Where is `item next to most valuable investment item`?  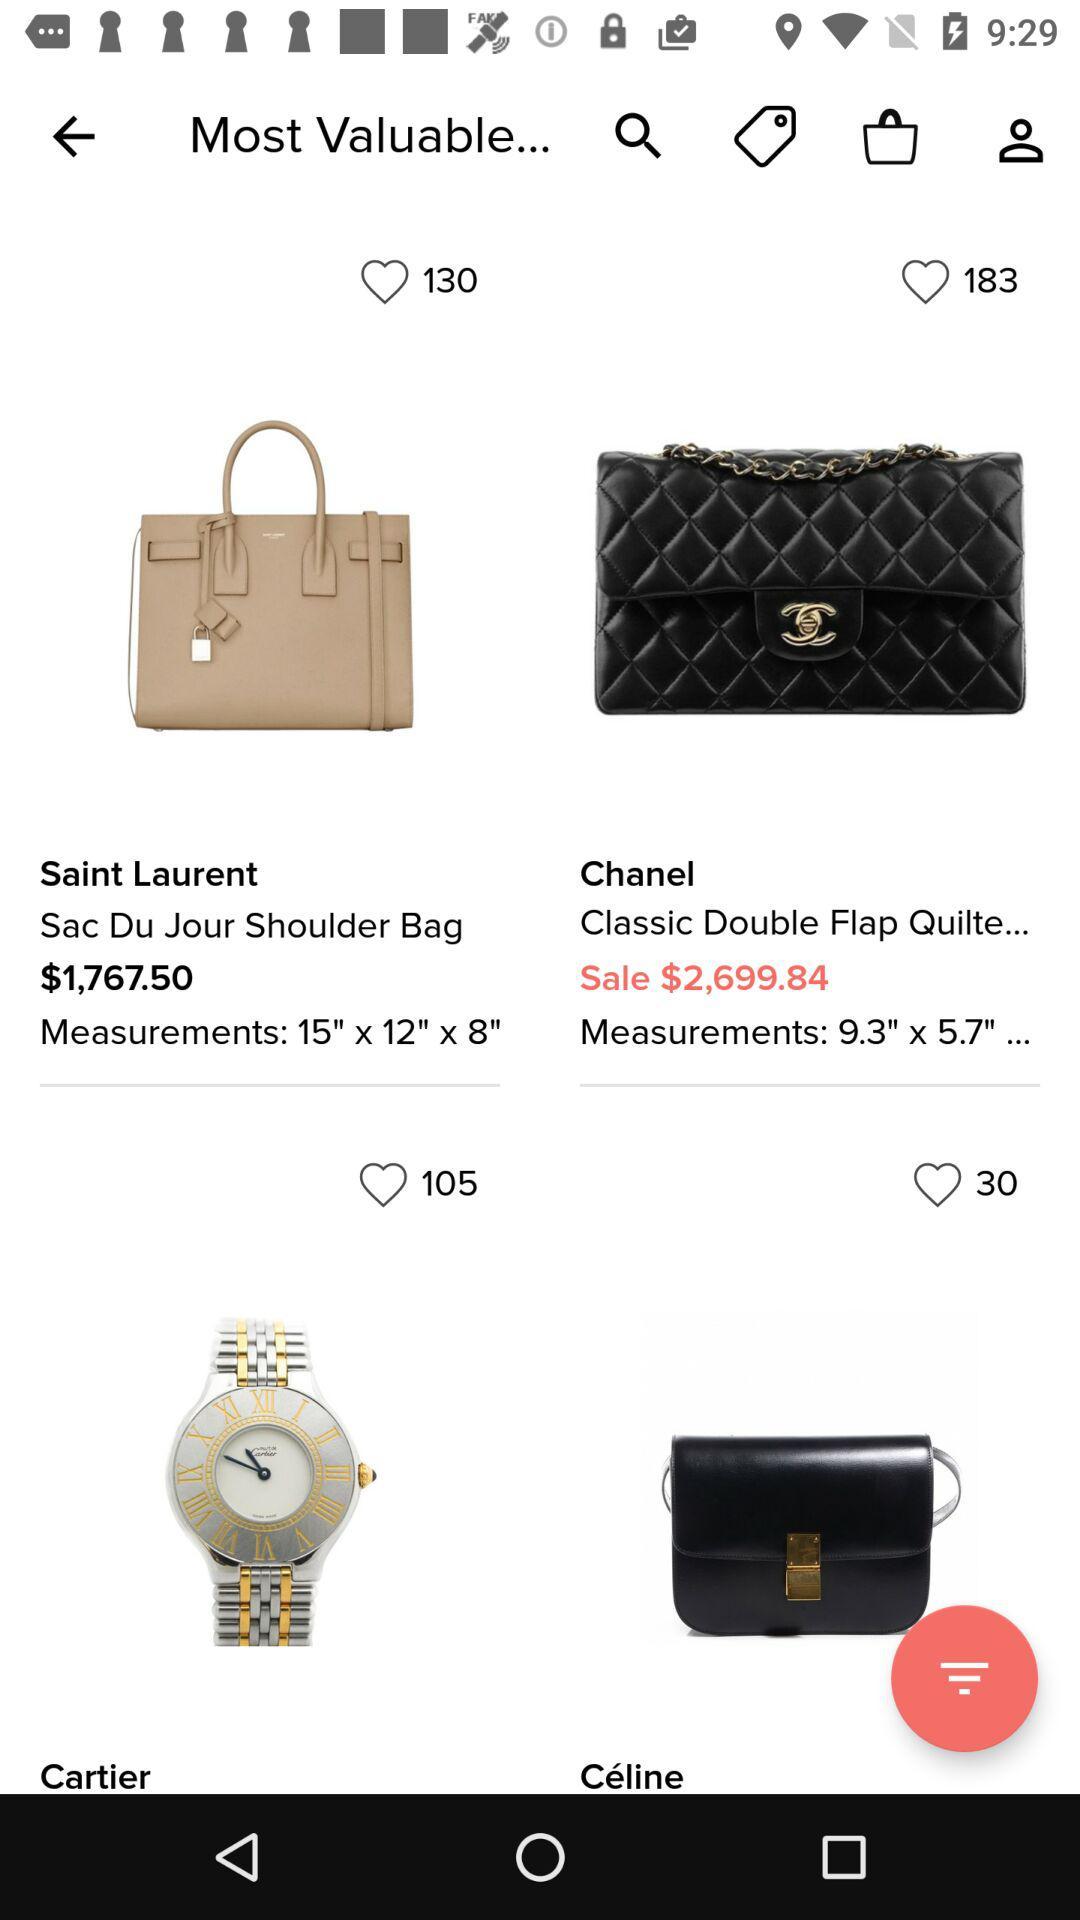
item next to most valuable investment item is located at coordinates (72, 135).